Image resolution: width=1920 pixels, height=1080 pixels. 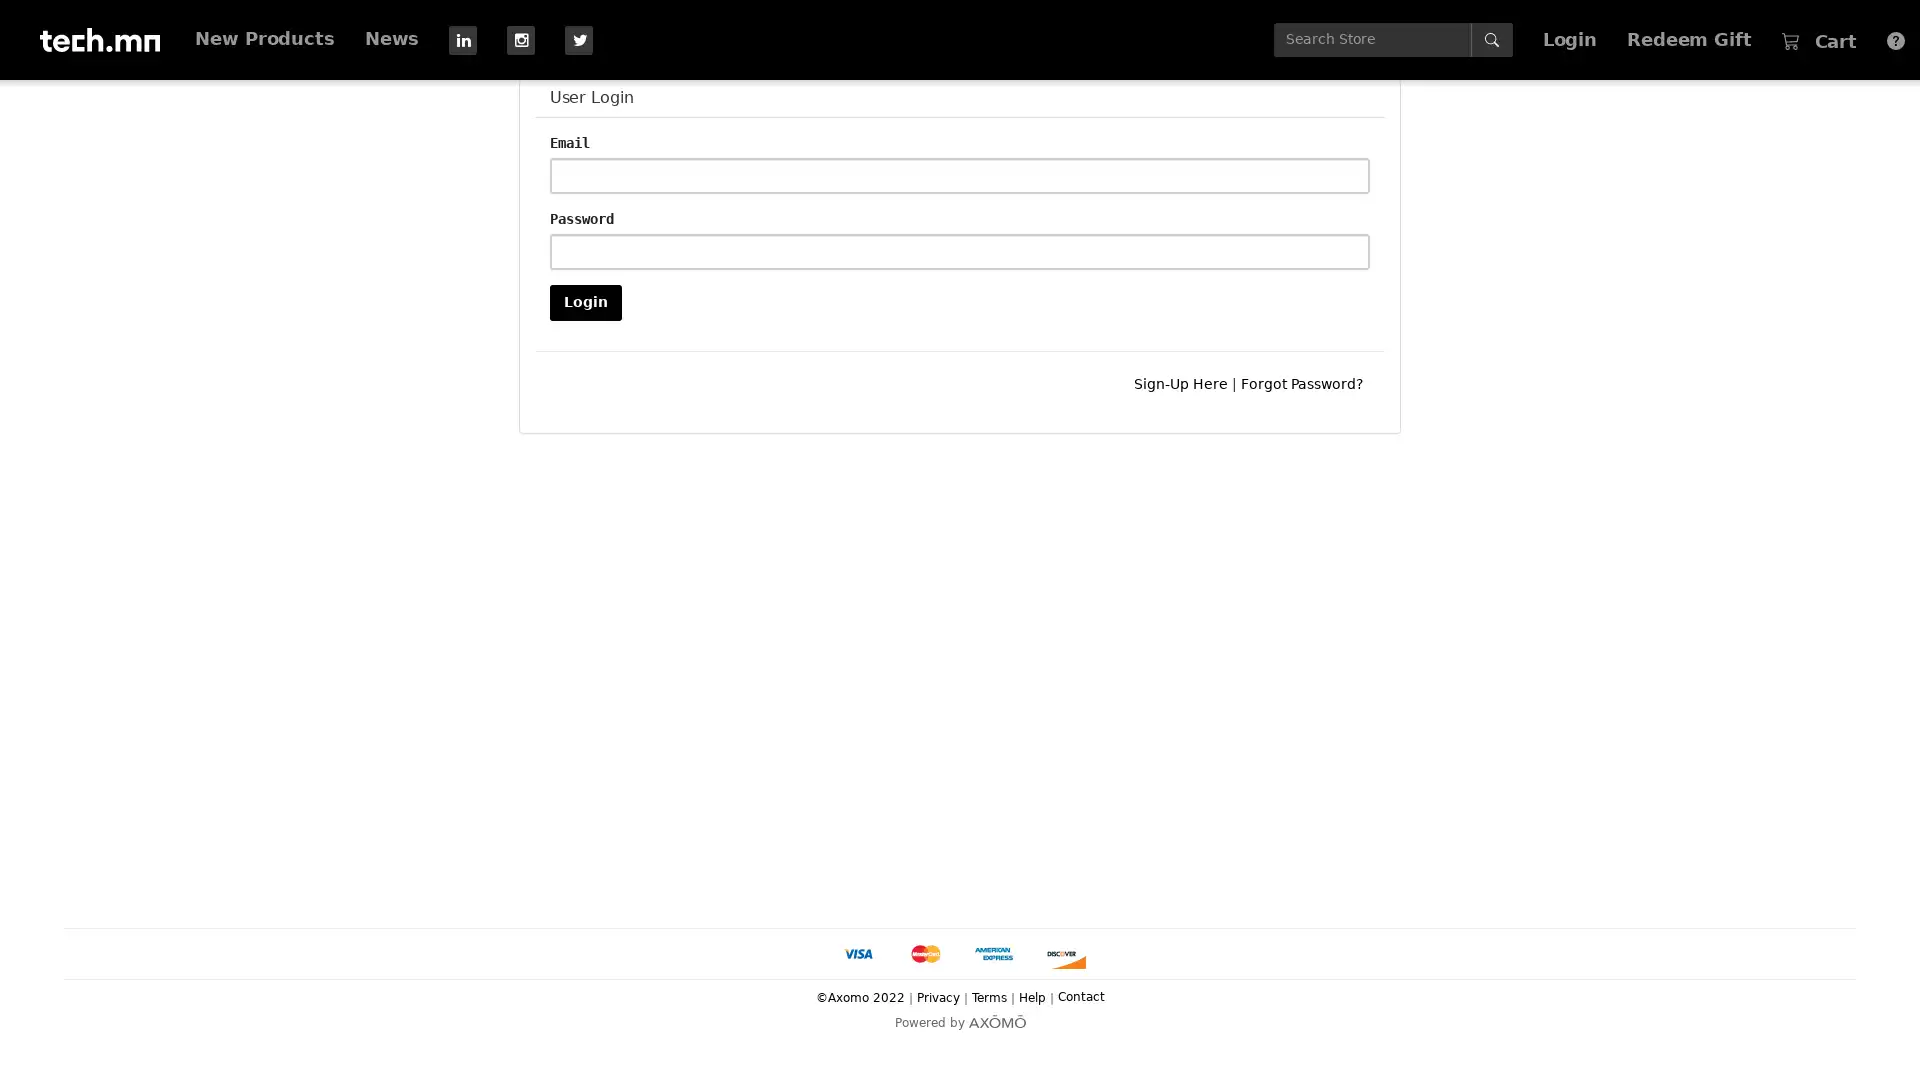 What do you see at coordinates (584, 301) in the screenshot?
I see `Login` at bounding box center [584, 301].